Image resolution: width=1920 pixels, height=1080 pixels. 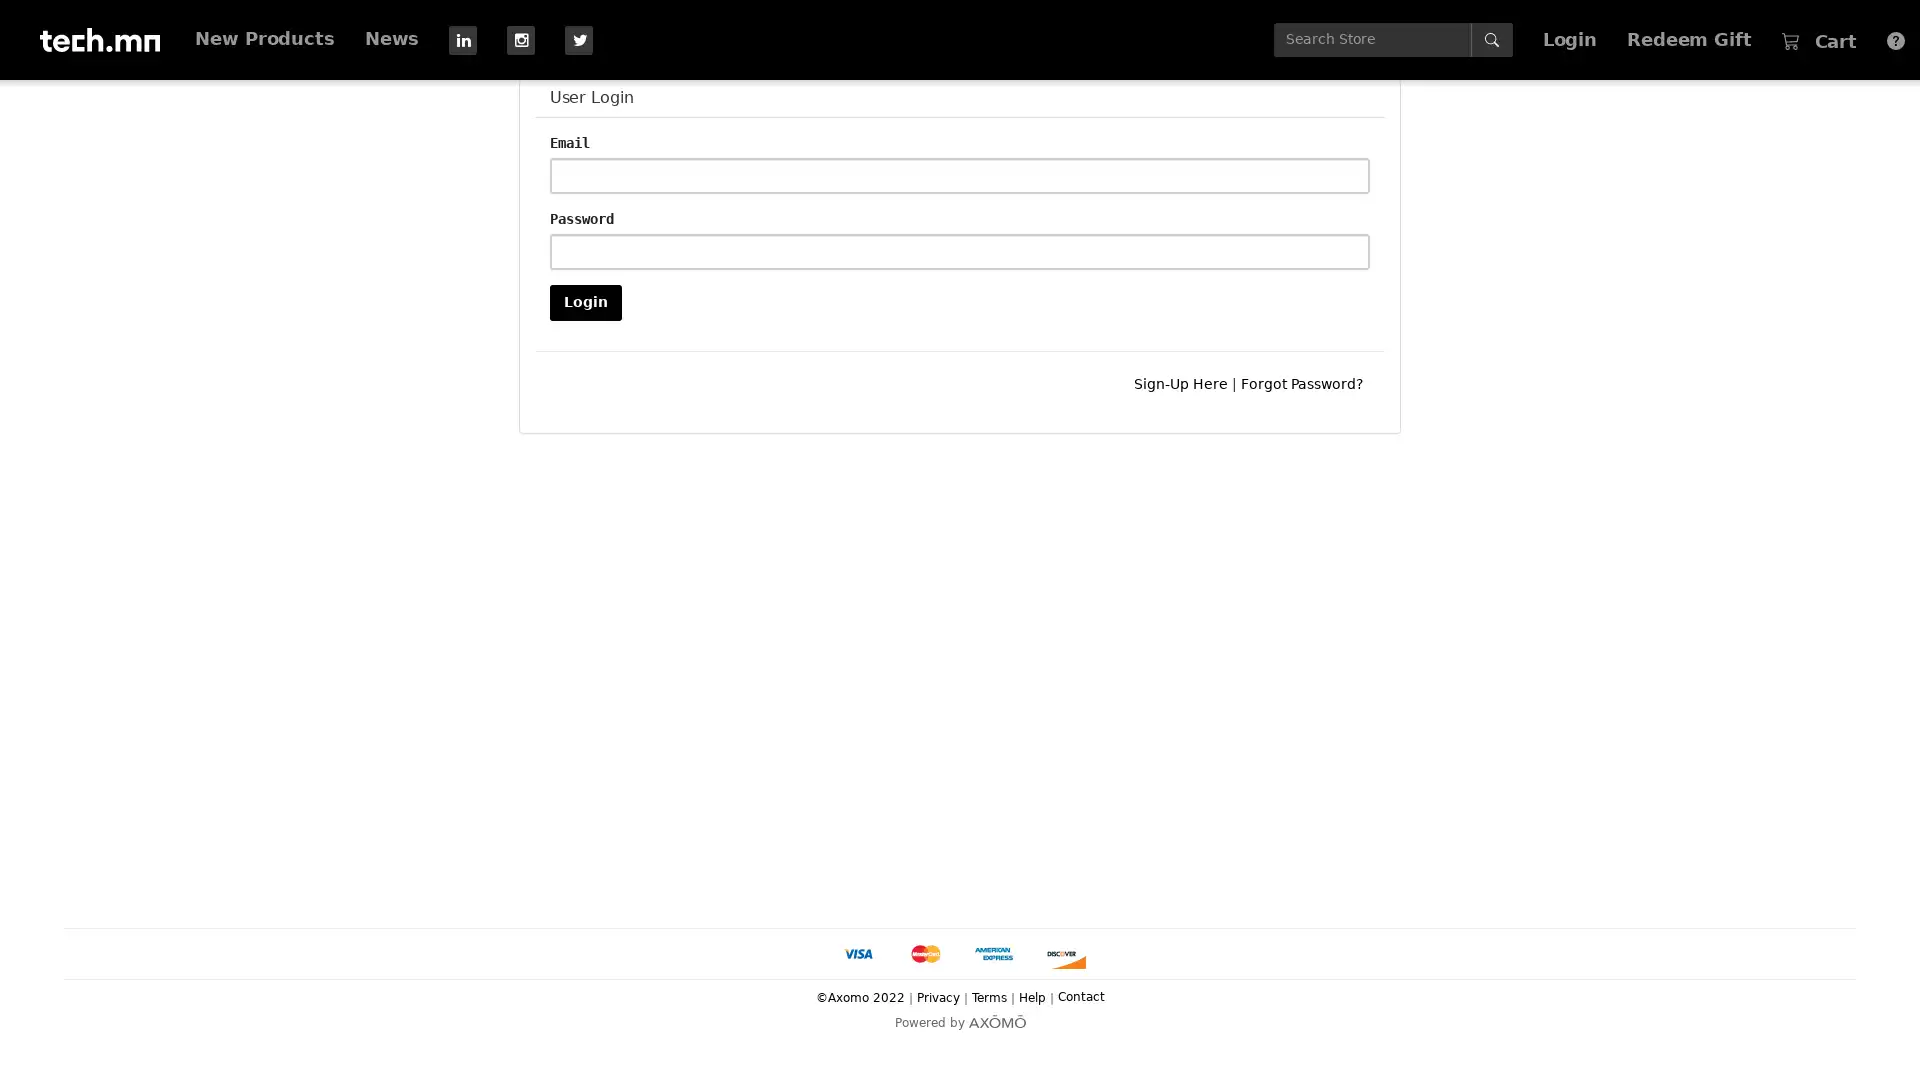 What do you see at coordinates (584, 301) in the screenshot?
I see `Login` at bounding box center [584, 301].